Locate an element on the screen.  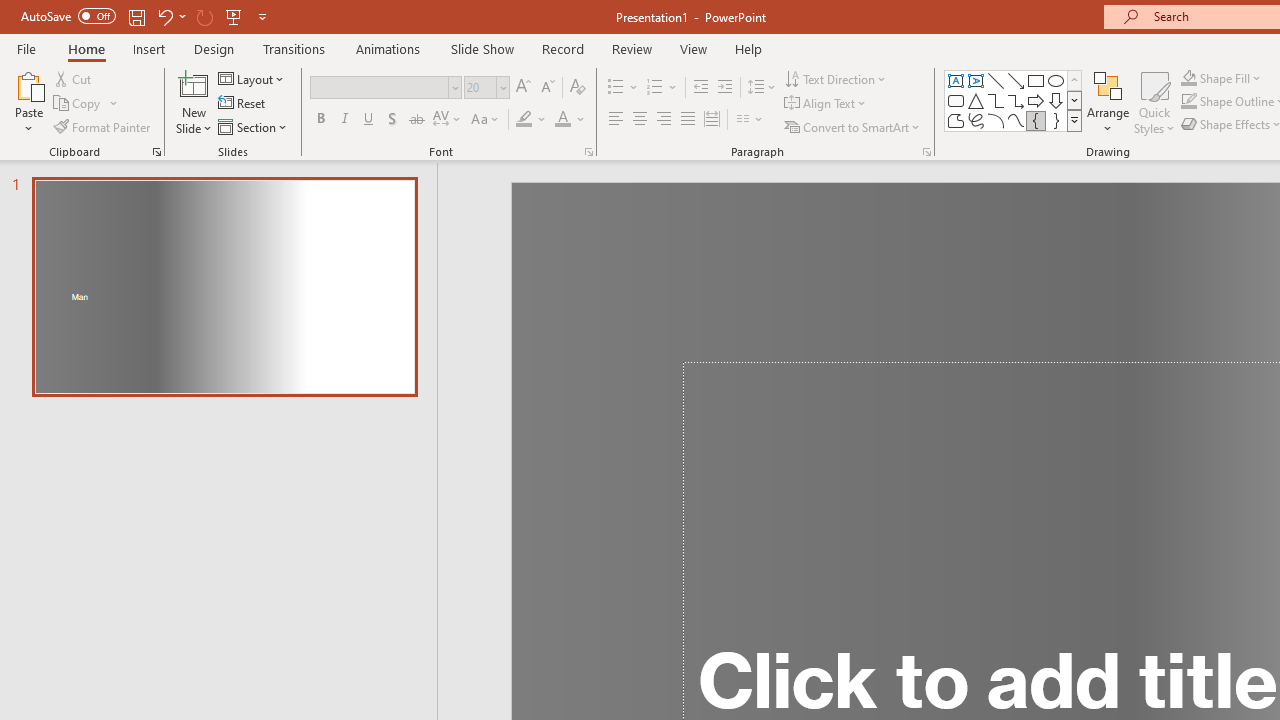
'Italic' is located at coordinates (344, 119).